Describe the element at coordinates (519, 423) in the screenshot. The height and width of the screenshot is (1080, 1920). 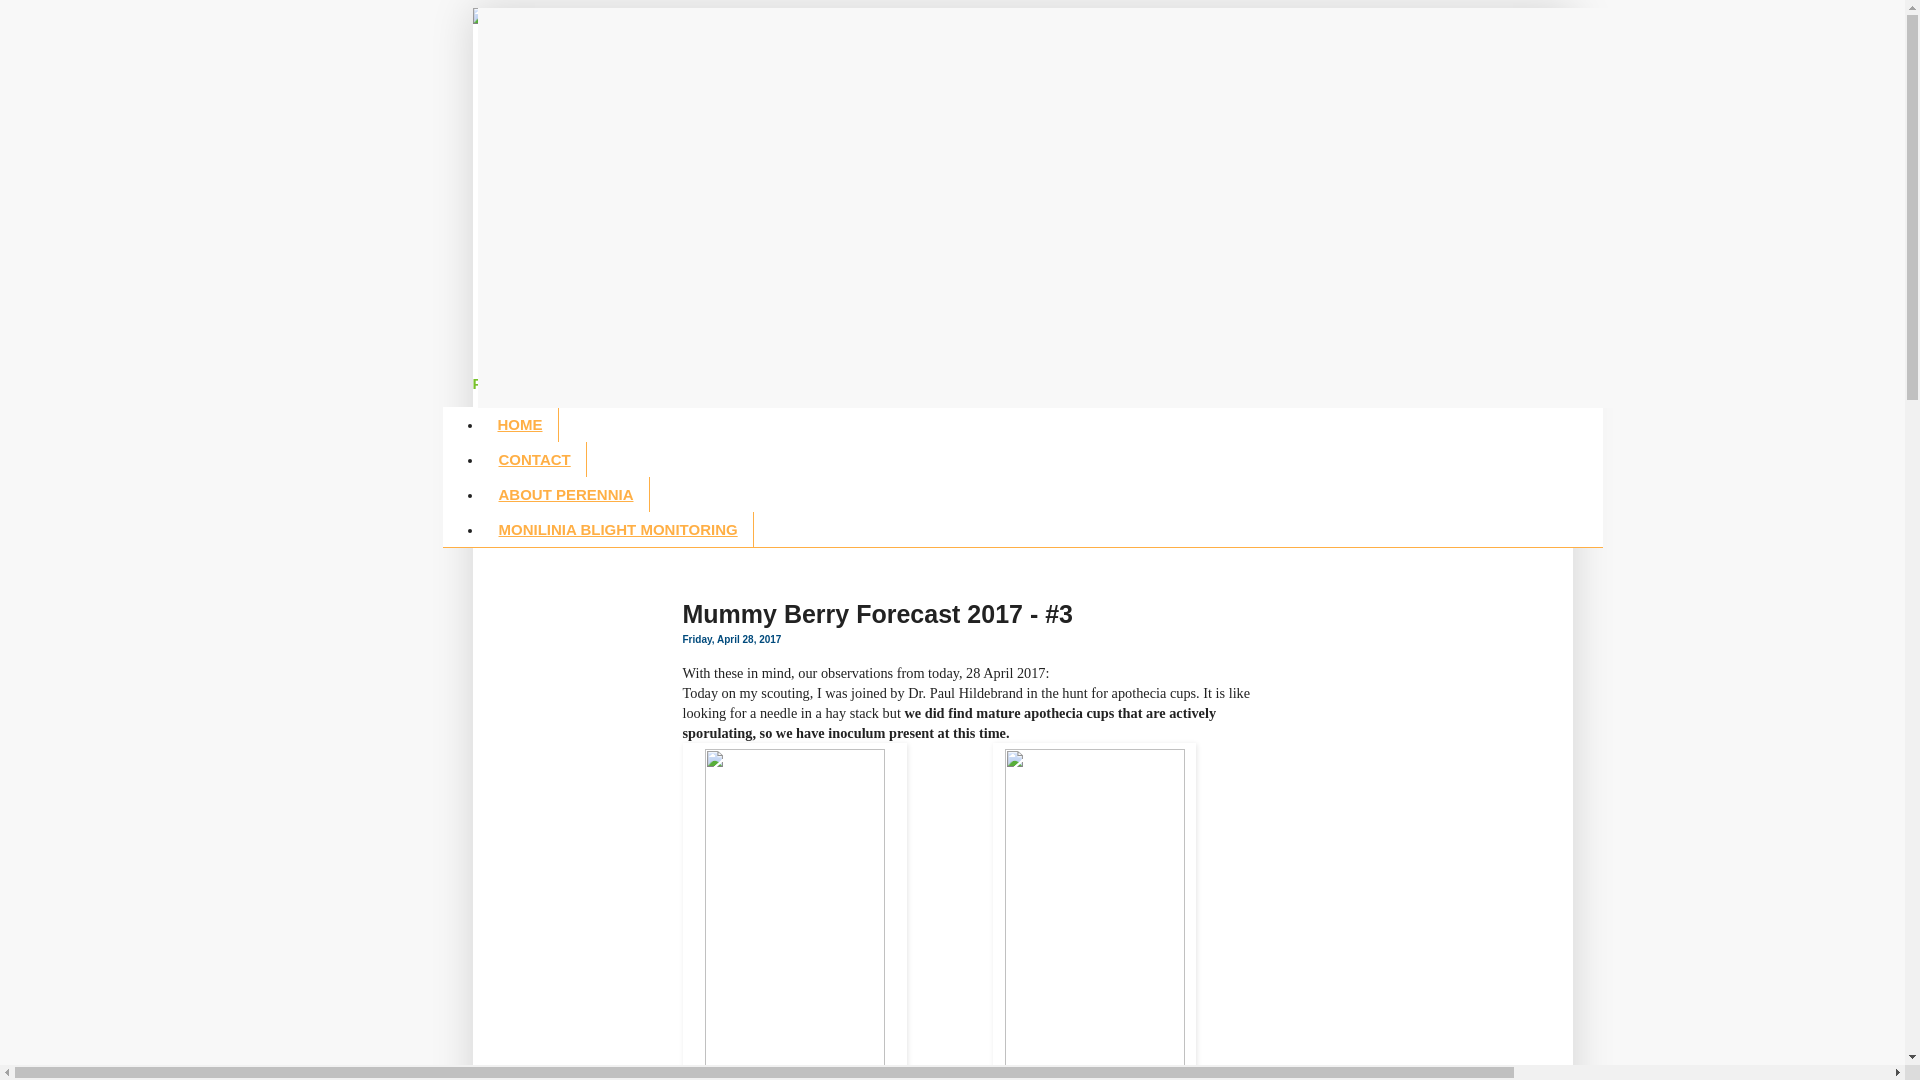
I see `'HOME'` at that location.